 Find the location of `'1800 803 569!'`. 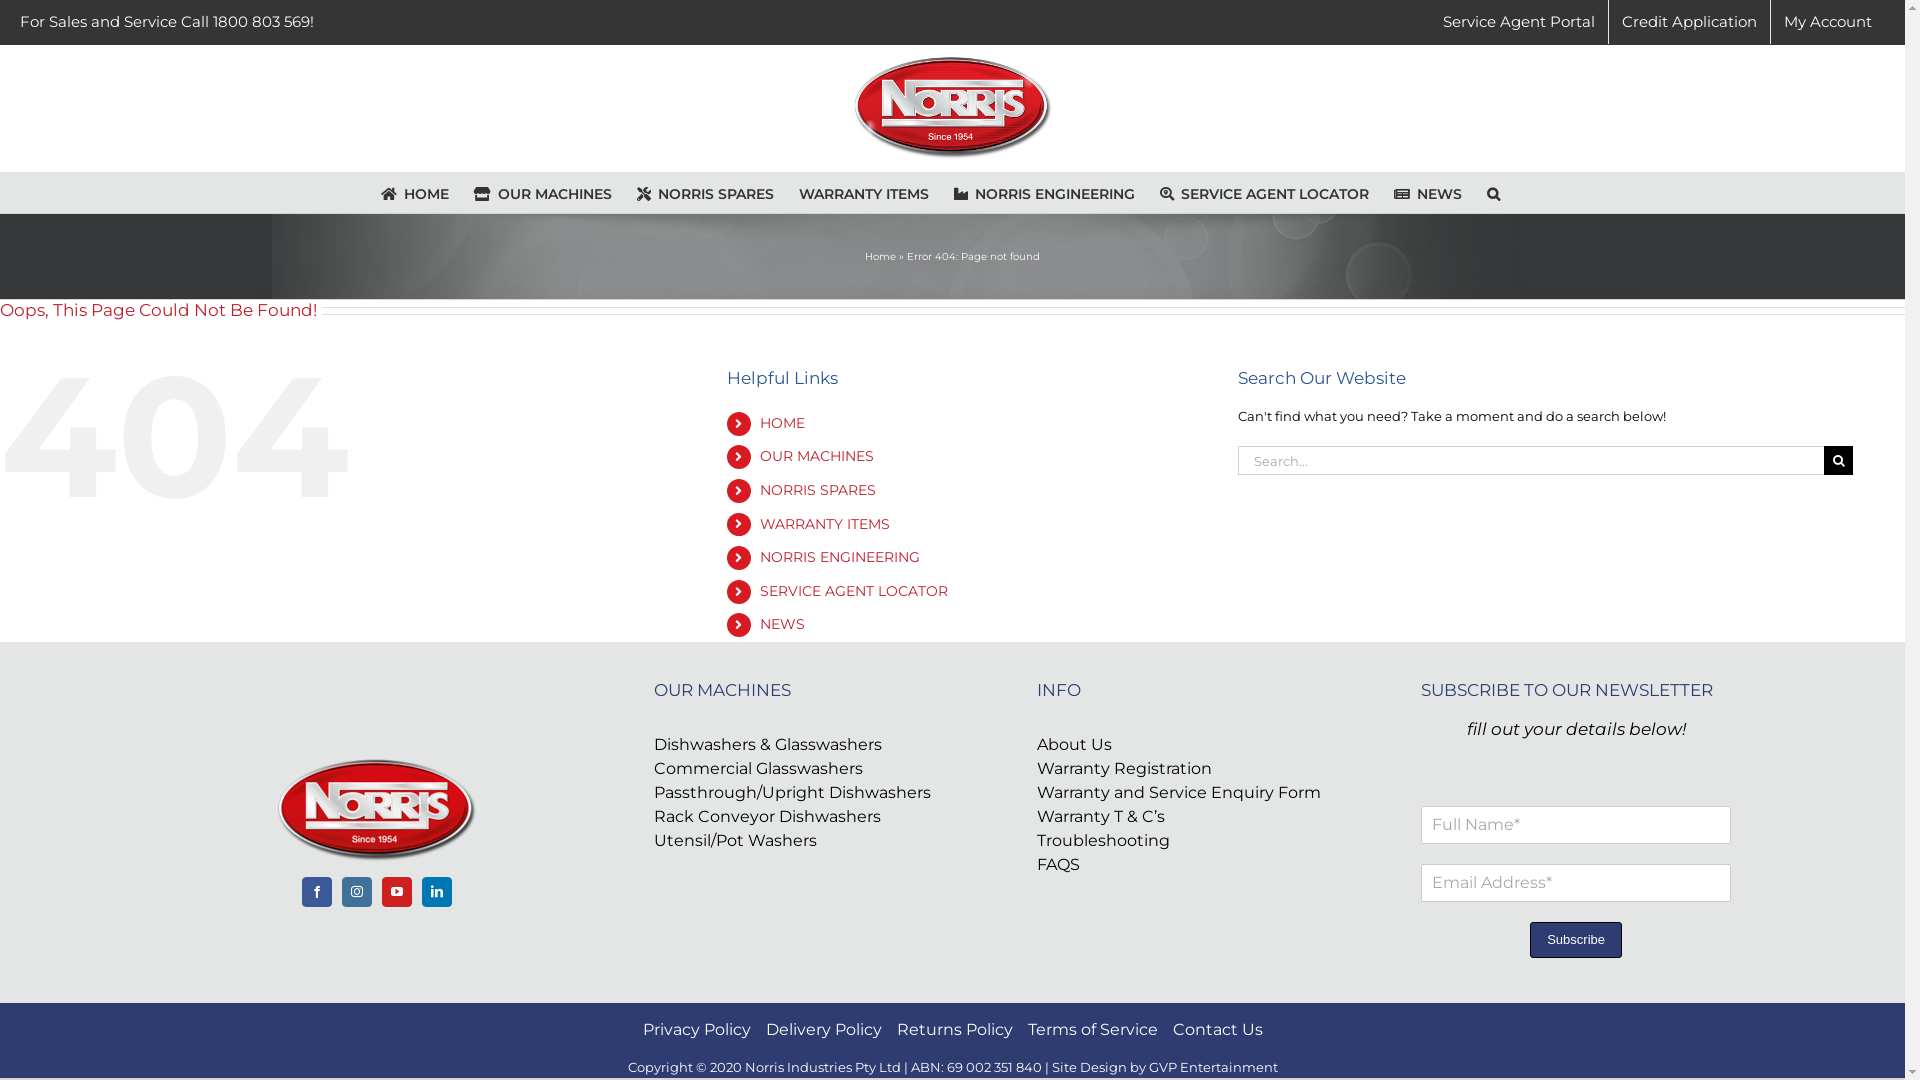

'1800 803 569!' is located at coordinates (262, 21).